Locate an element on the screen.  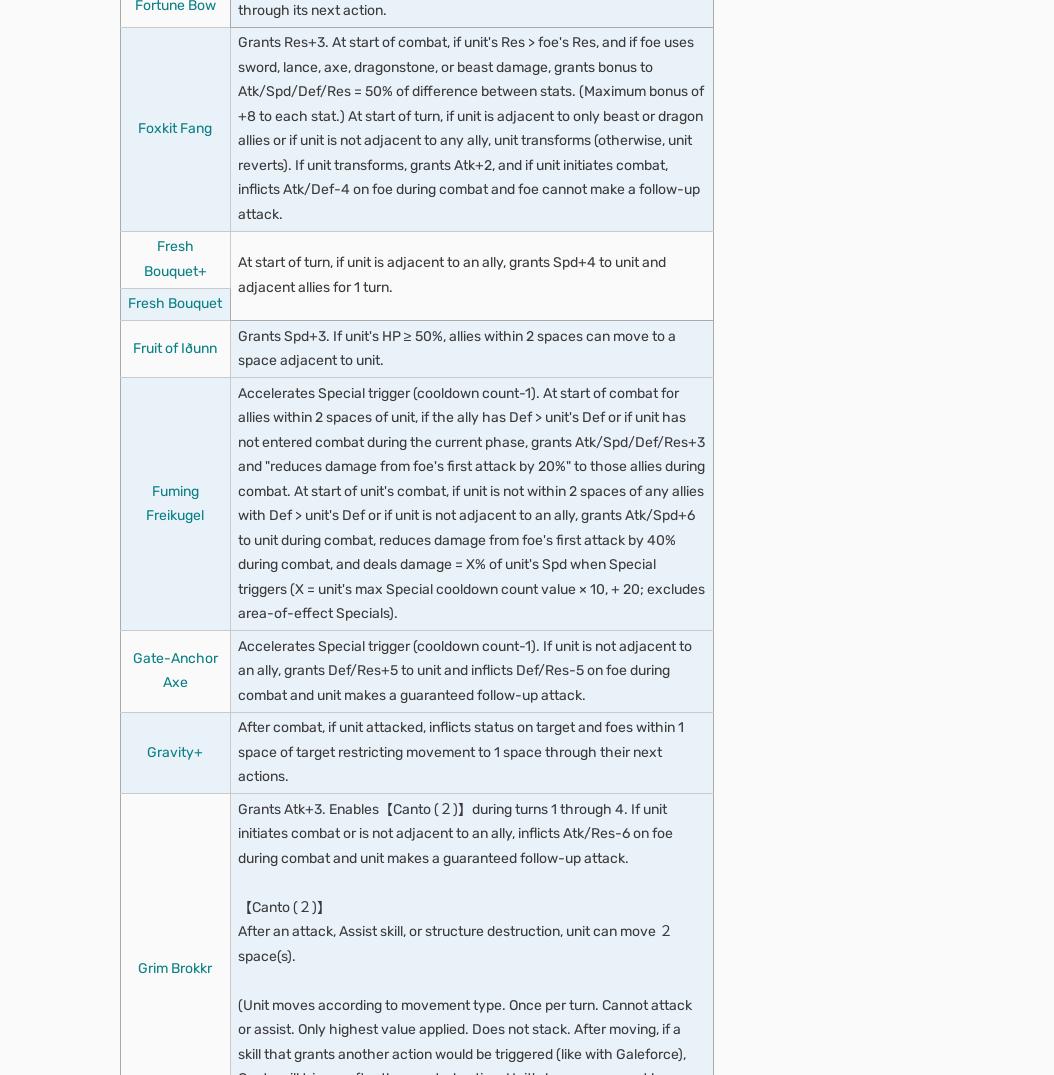
'1' is located at coordinates (150, 185).